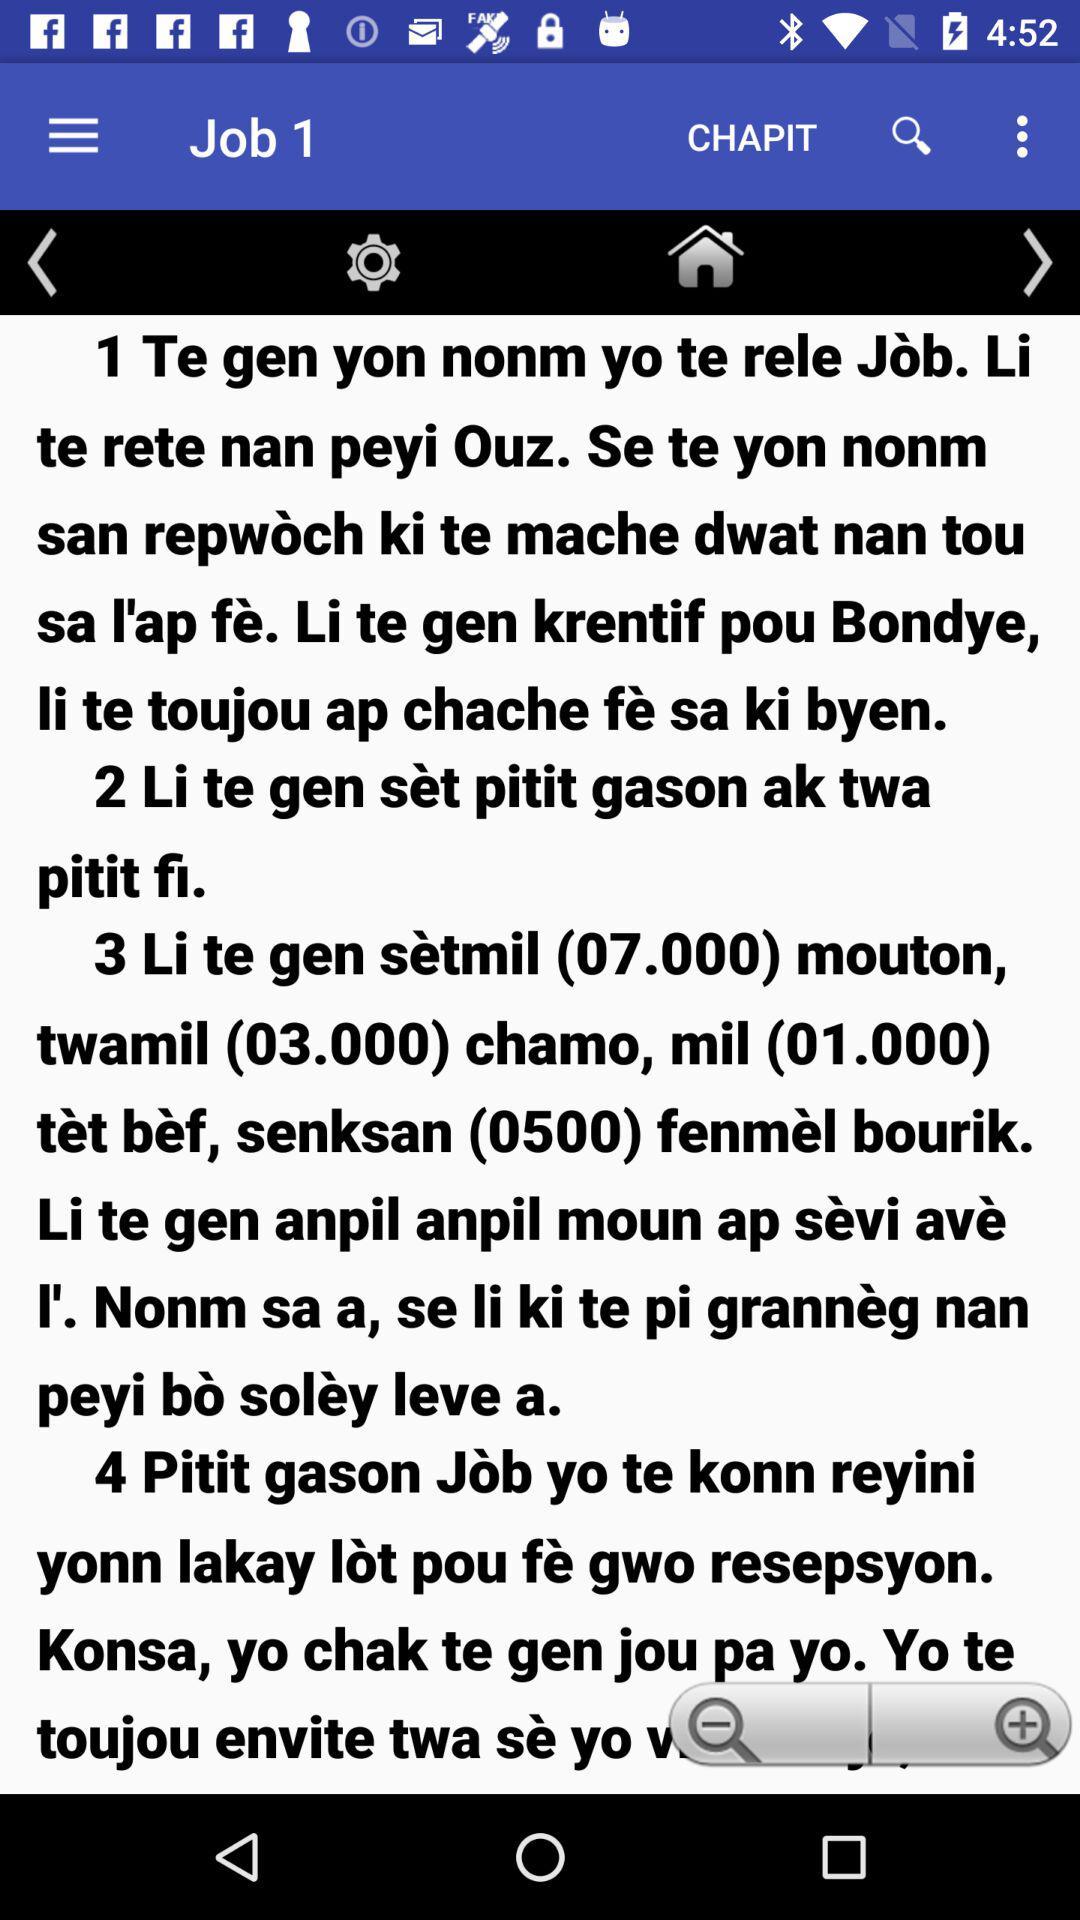 Image resolution: width=1080 pixels, height=1920 pixels. What do you see at coordinates (704, 251) in the screenshot?
I see `item above 1 te gen item` at bounding box center [704, 251].